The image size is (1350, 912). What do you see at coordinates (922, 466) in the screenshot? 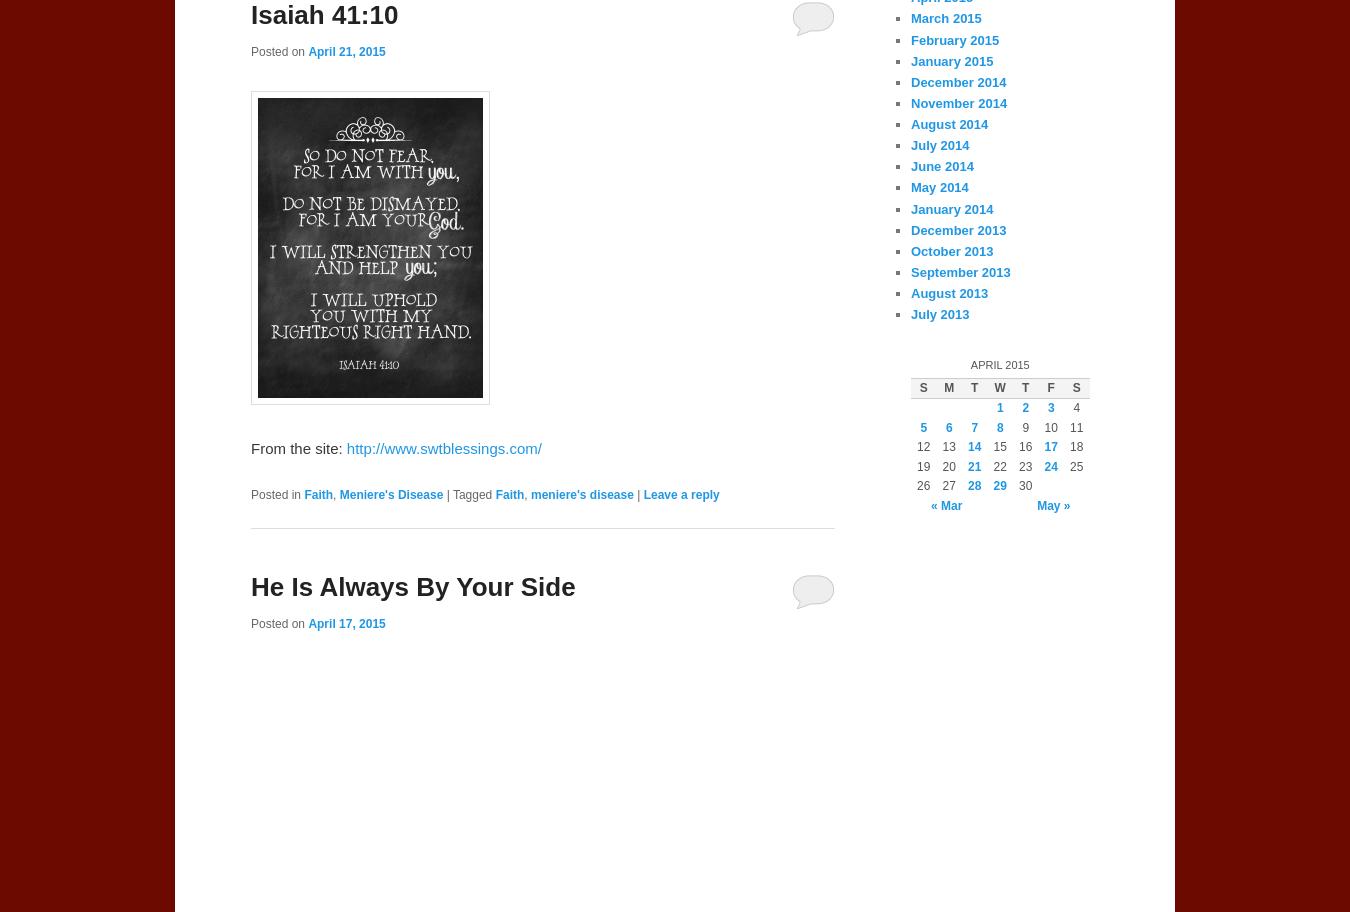
I see `'19'` at bounding box center [922, 466].